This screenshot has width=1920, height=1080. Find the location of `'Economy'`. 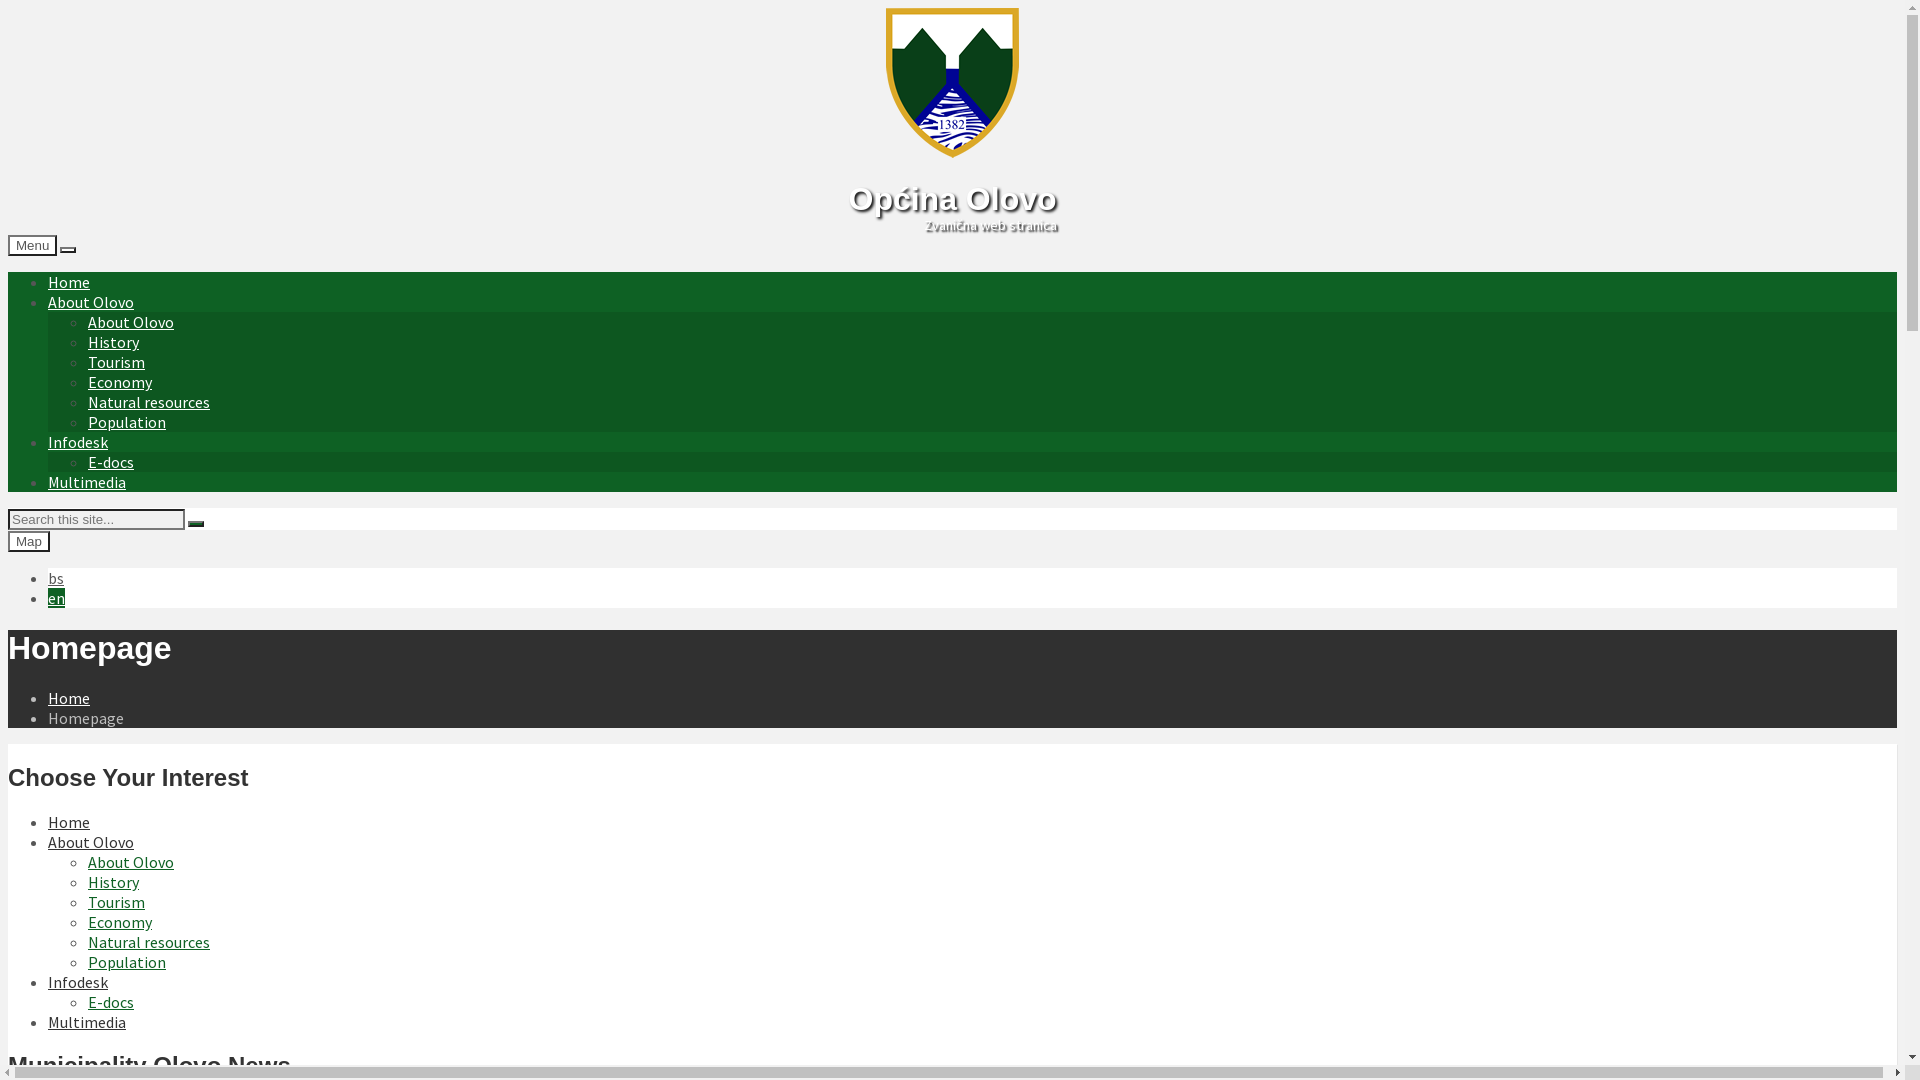

'Economy' is located at coordinates (86, 381).